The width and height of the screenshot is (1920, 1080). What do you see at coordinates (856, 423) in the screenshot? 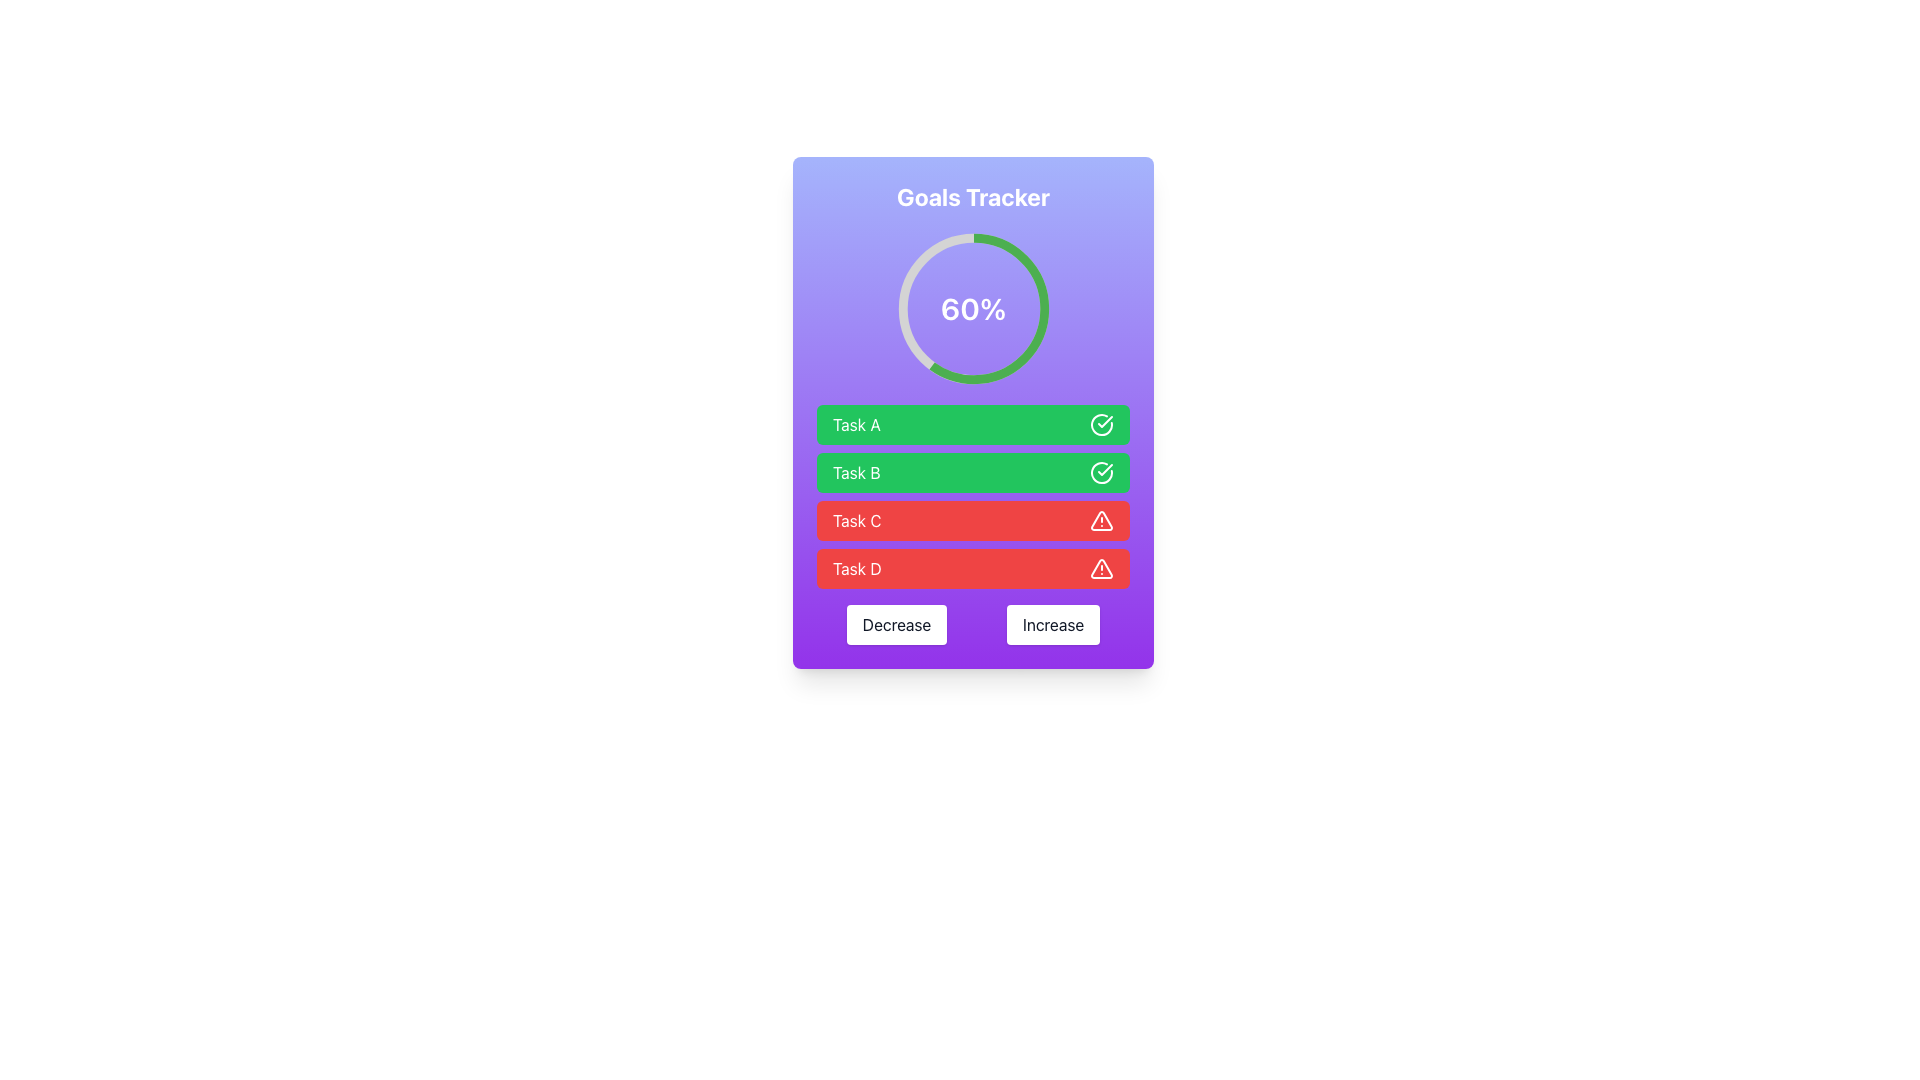
I see `the 'Task A' text label in the Goals Tracker panel, which is the first item in the vertical list of task labels` at bounding box center [856, 423].